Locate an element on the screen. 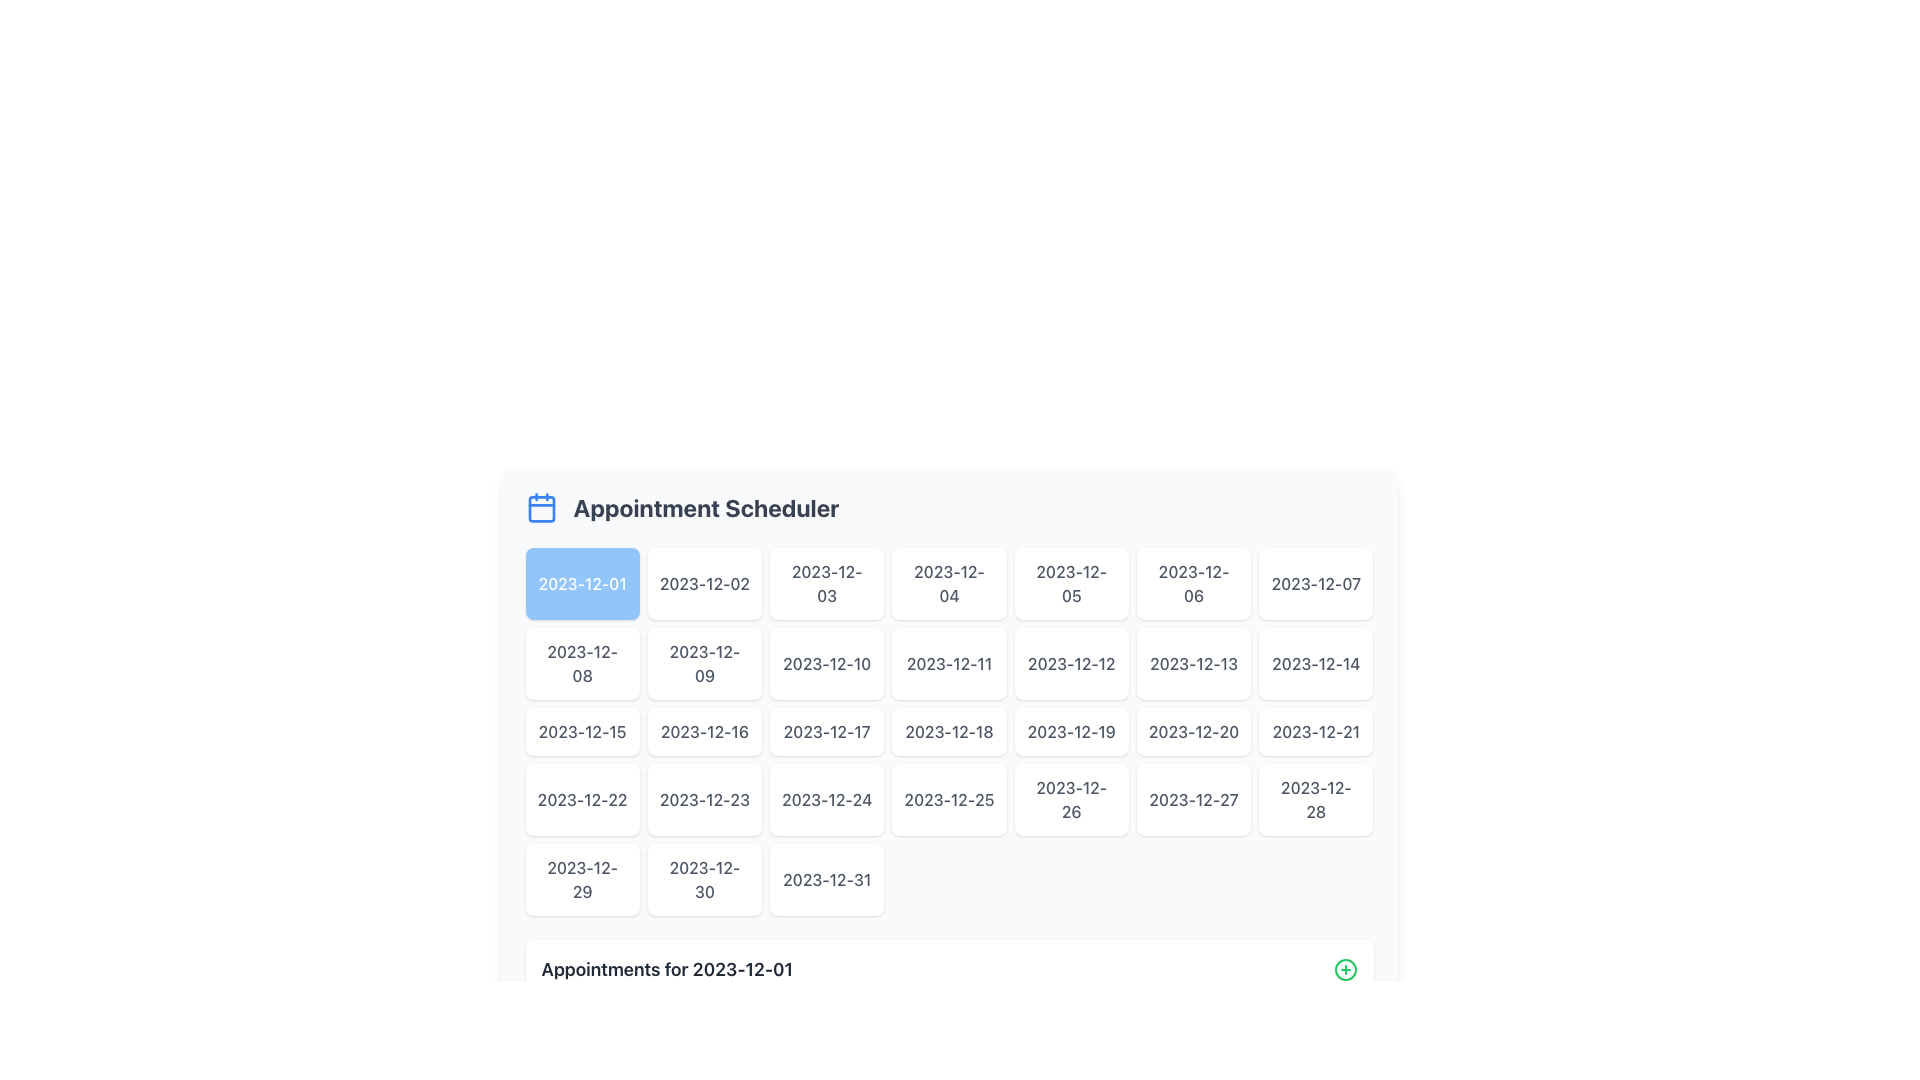 The width and height of the screenshot is (1920, 1080). the date selection button located in the first row, third column of the calendar interface is located at coordinates (826, 583).